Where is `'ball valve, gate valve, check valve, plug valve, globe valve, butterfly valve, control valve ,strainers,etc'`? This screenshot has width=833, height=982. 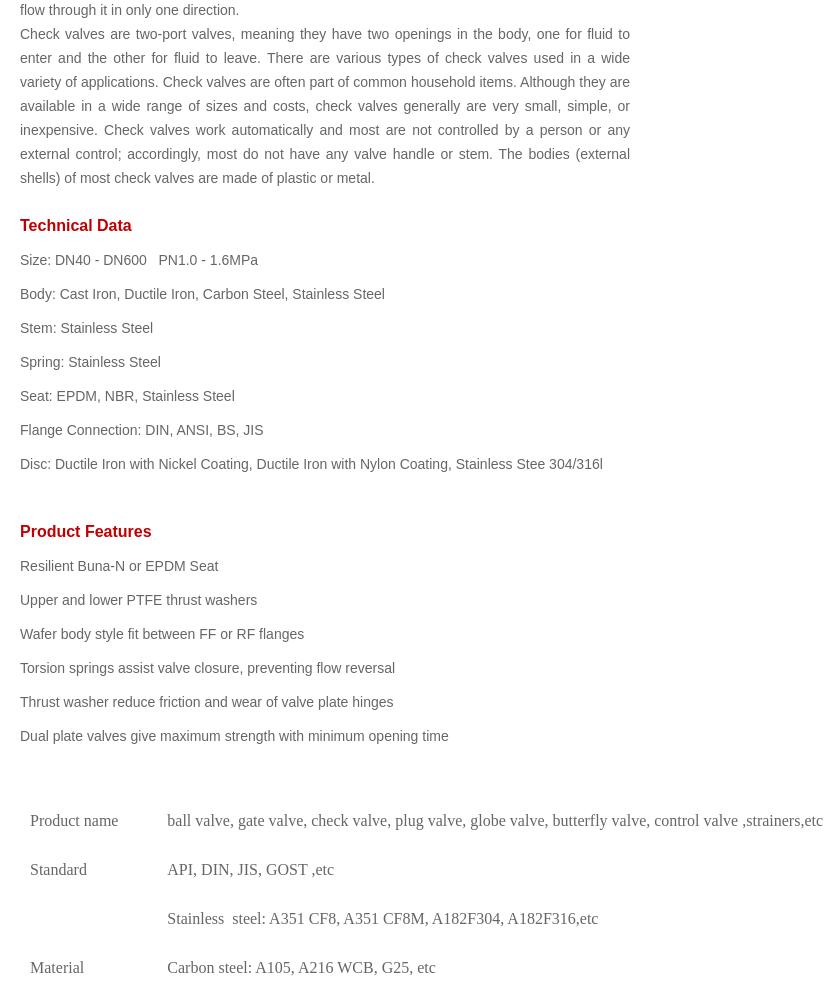 'ball valve, gate valve, check valve, plug valve, globe valve, butterfly valve, control valve ,strainers,etc' is located at coordinates (494, 820).